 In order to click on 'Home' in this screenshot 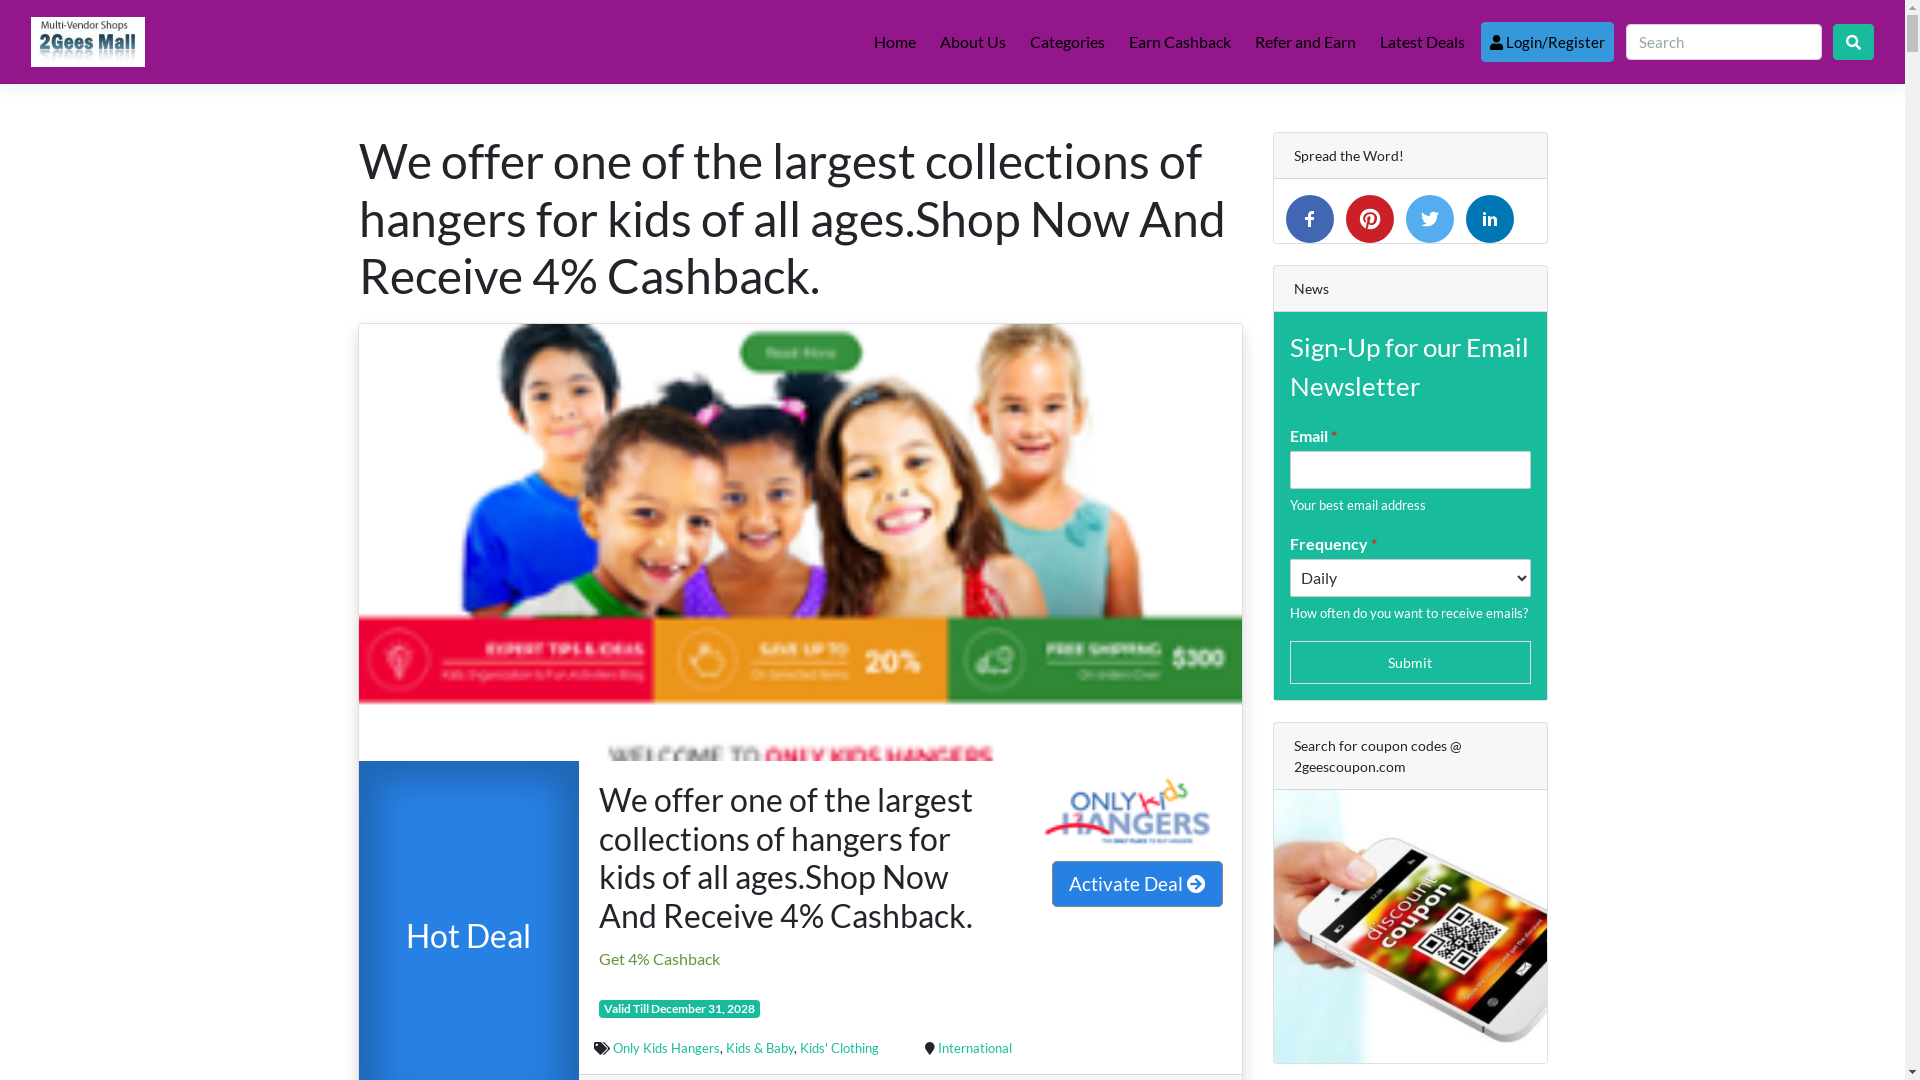, I will do `click(893, 42)`.